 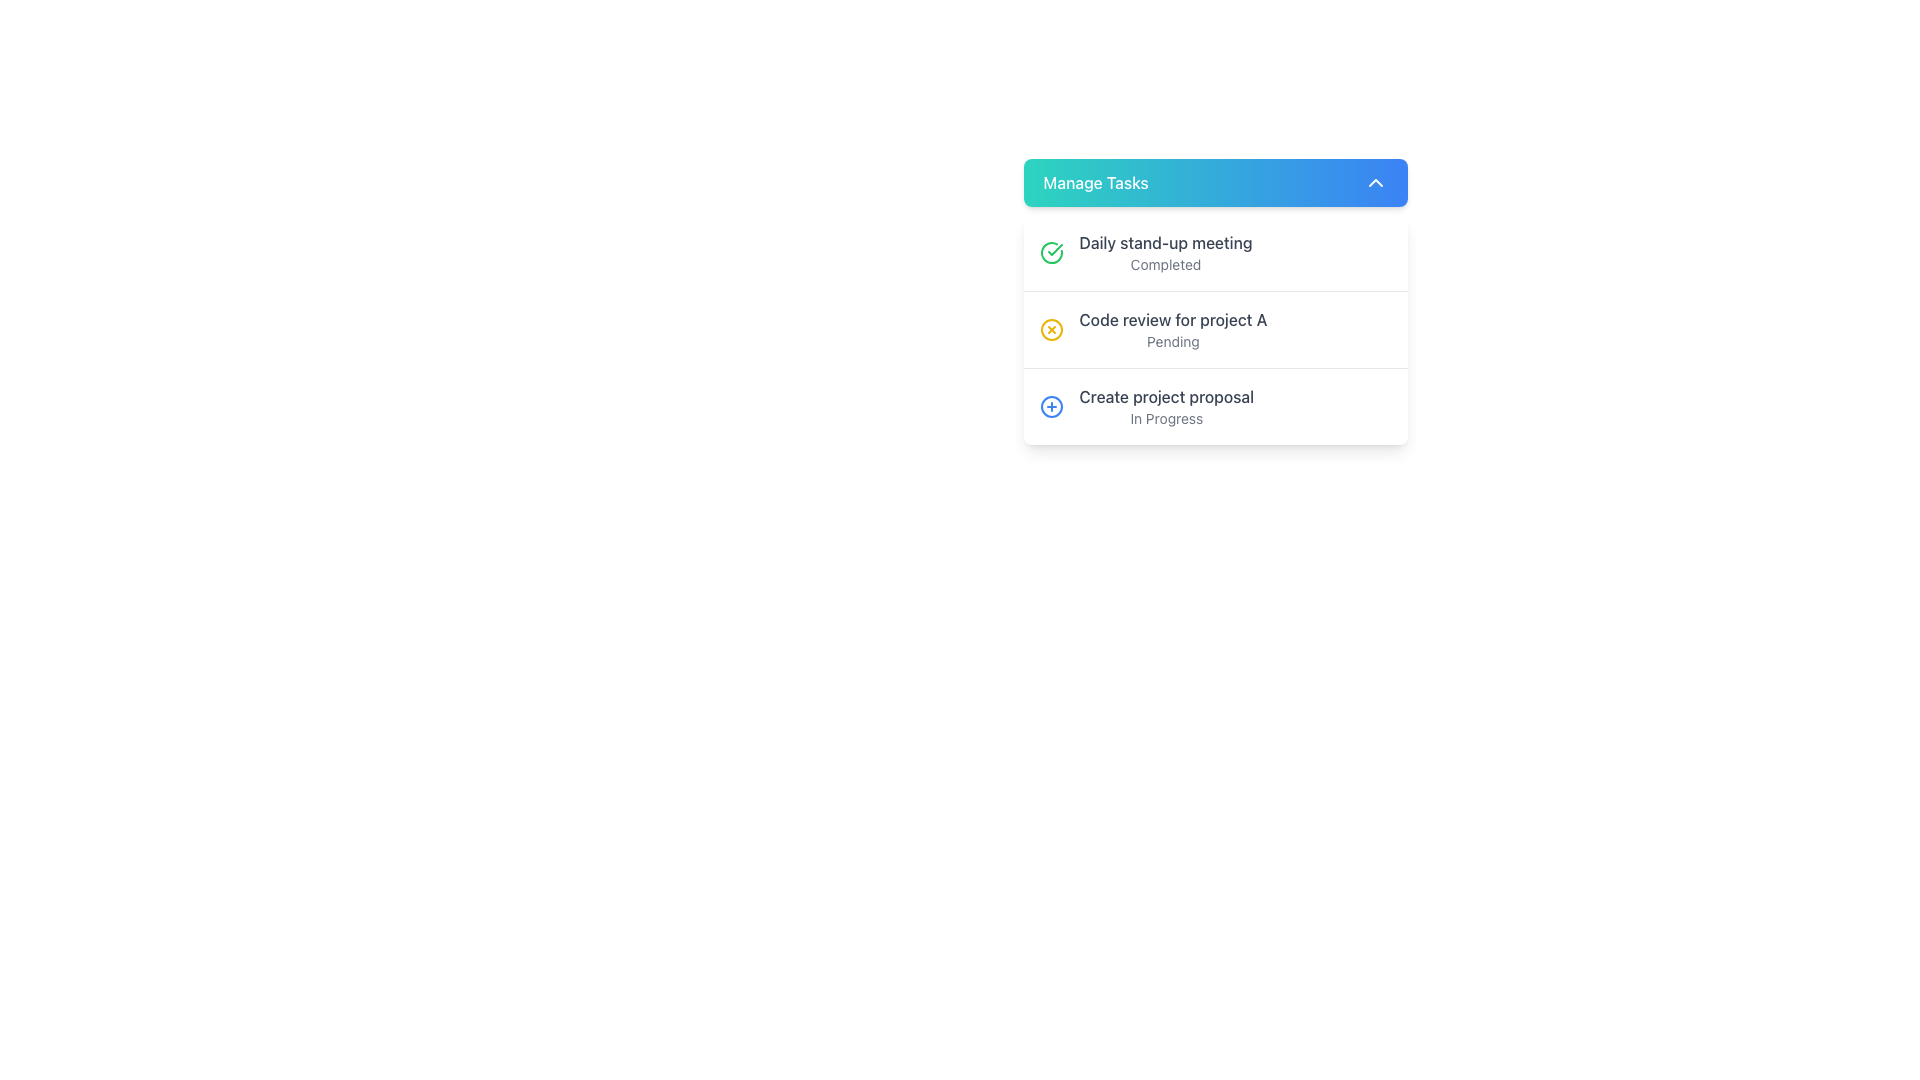 What do you see at coordinates (1173, 329) in the screenshot?
I see `text label indicating the status of the ongoing task for 'project A' marked as 'Pending', located in the second row of the 'Manage Tasks' section` at bounding box center [1173, 329].